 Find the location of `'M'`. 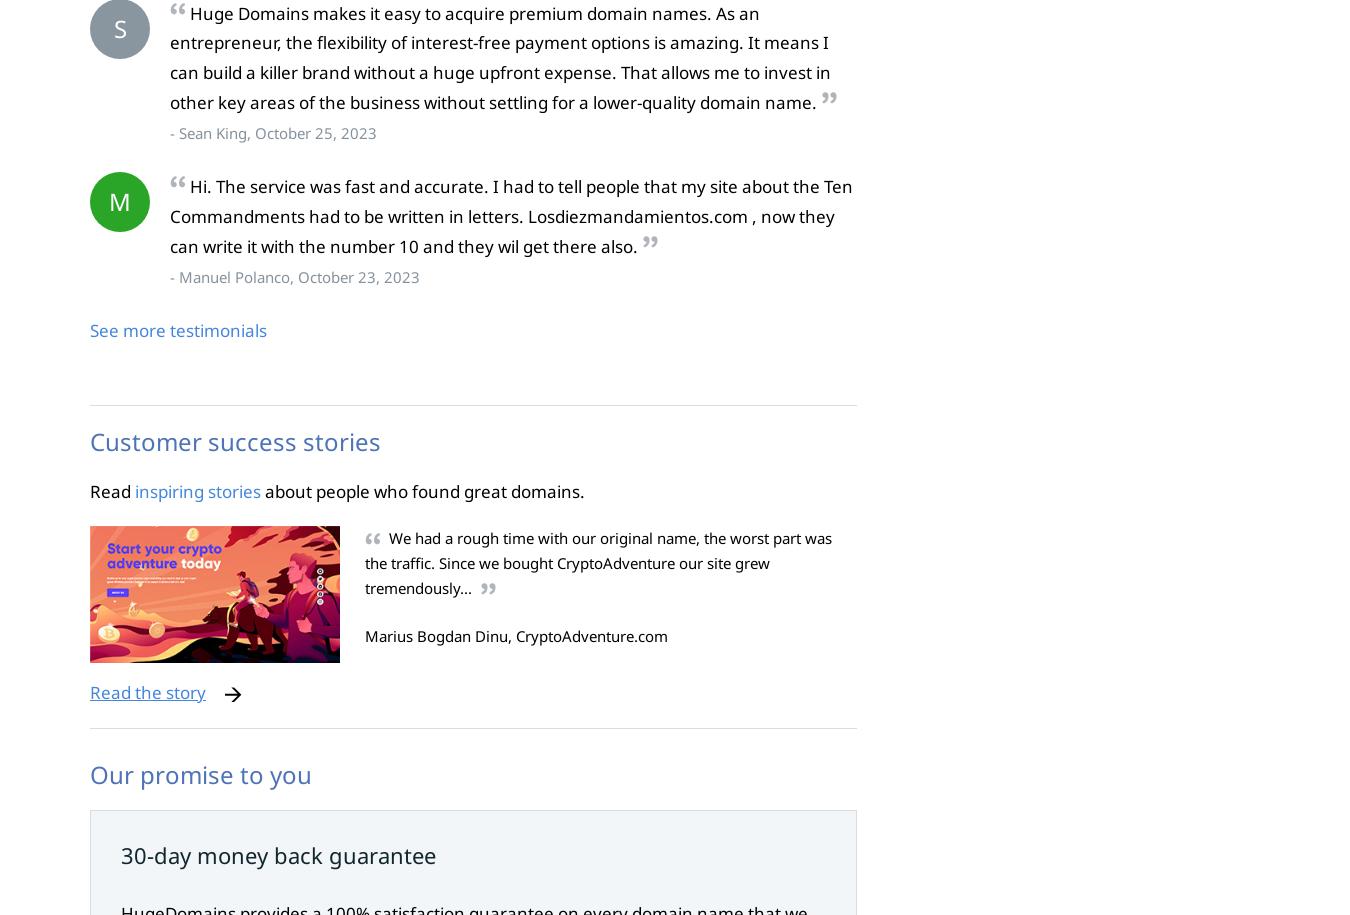

'M' is located at coordinates (120, 200).